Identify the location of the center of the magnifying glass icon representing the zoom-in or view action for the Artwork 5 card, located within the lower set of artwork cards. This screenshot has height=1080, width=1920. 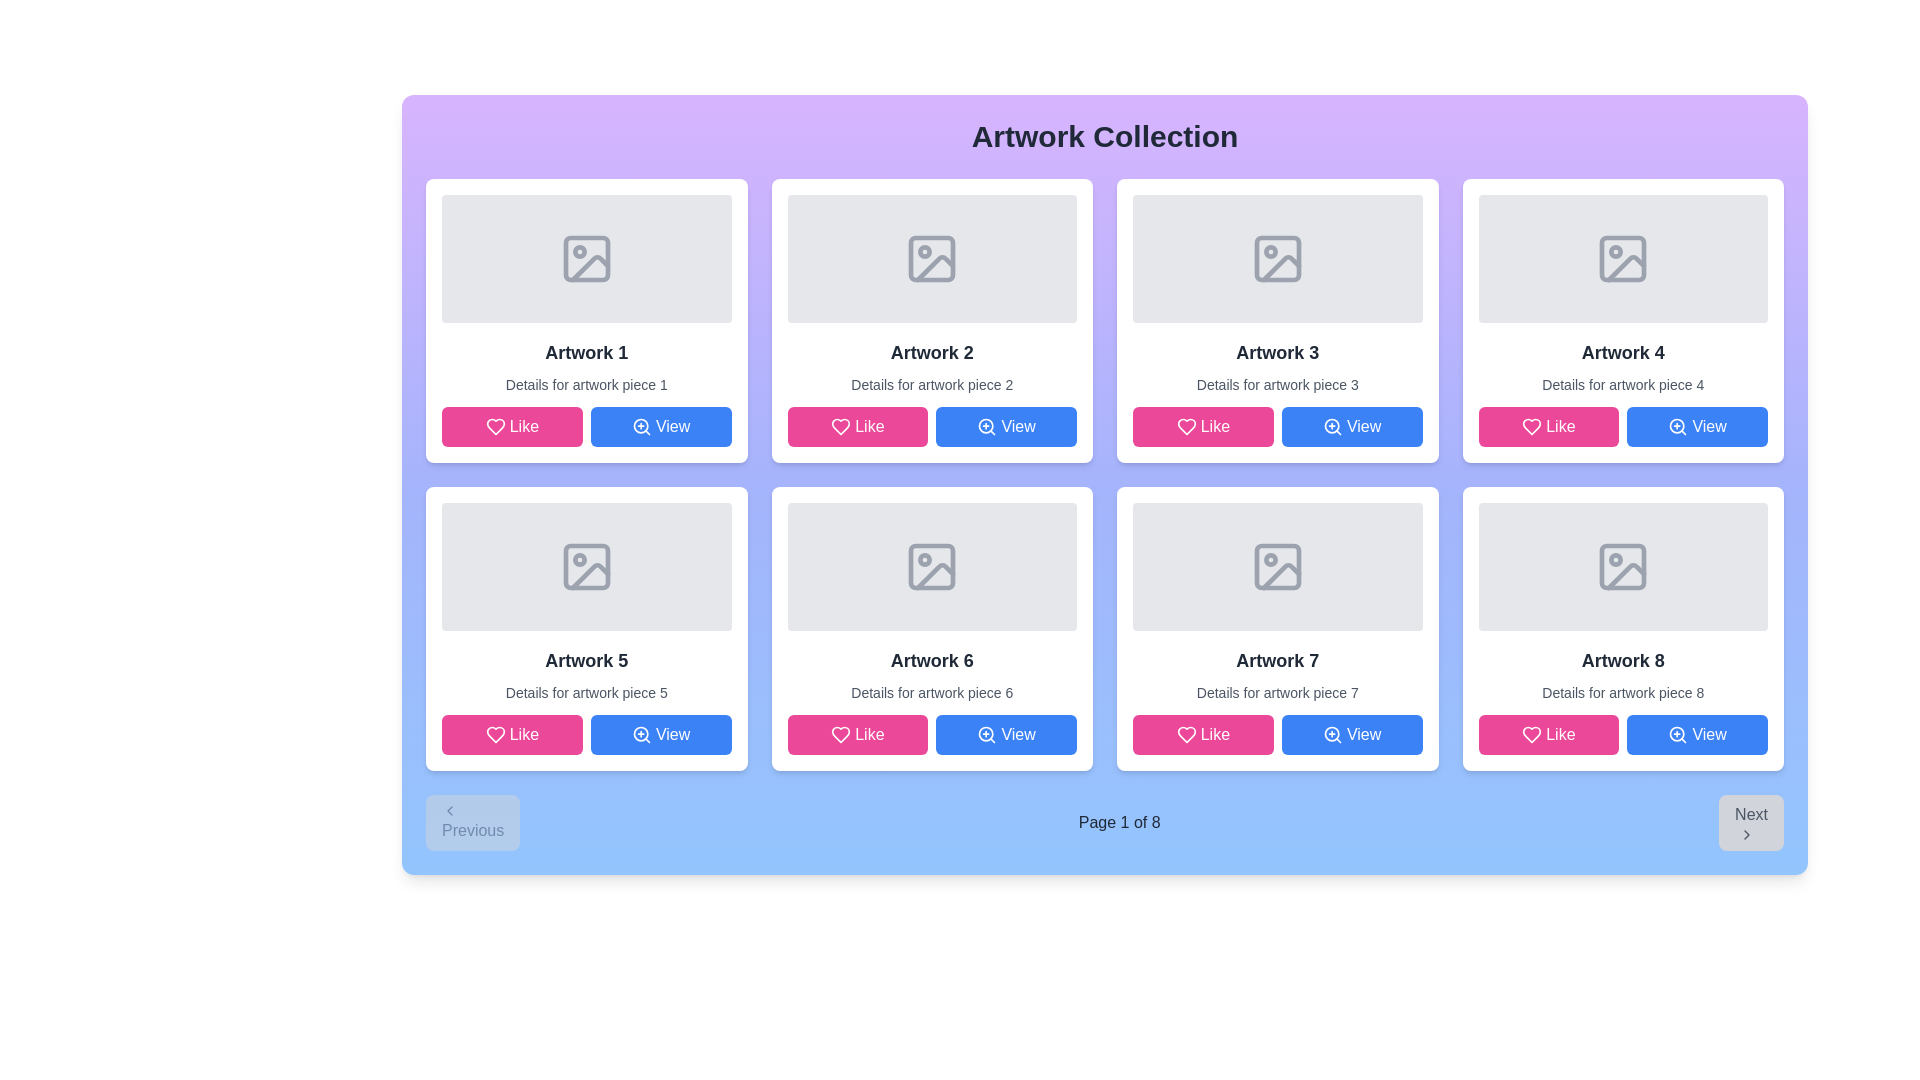
(641, 734).